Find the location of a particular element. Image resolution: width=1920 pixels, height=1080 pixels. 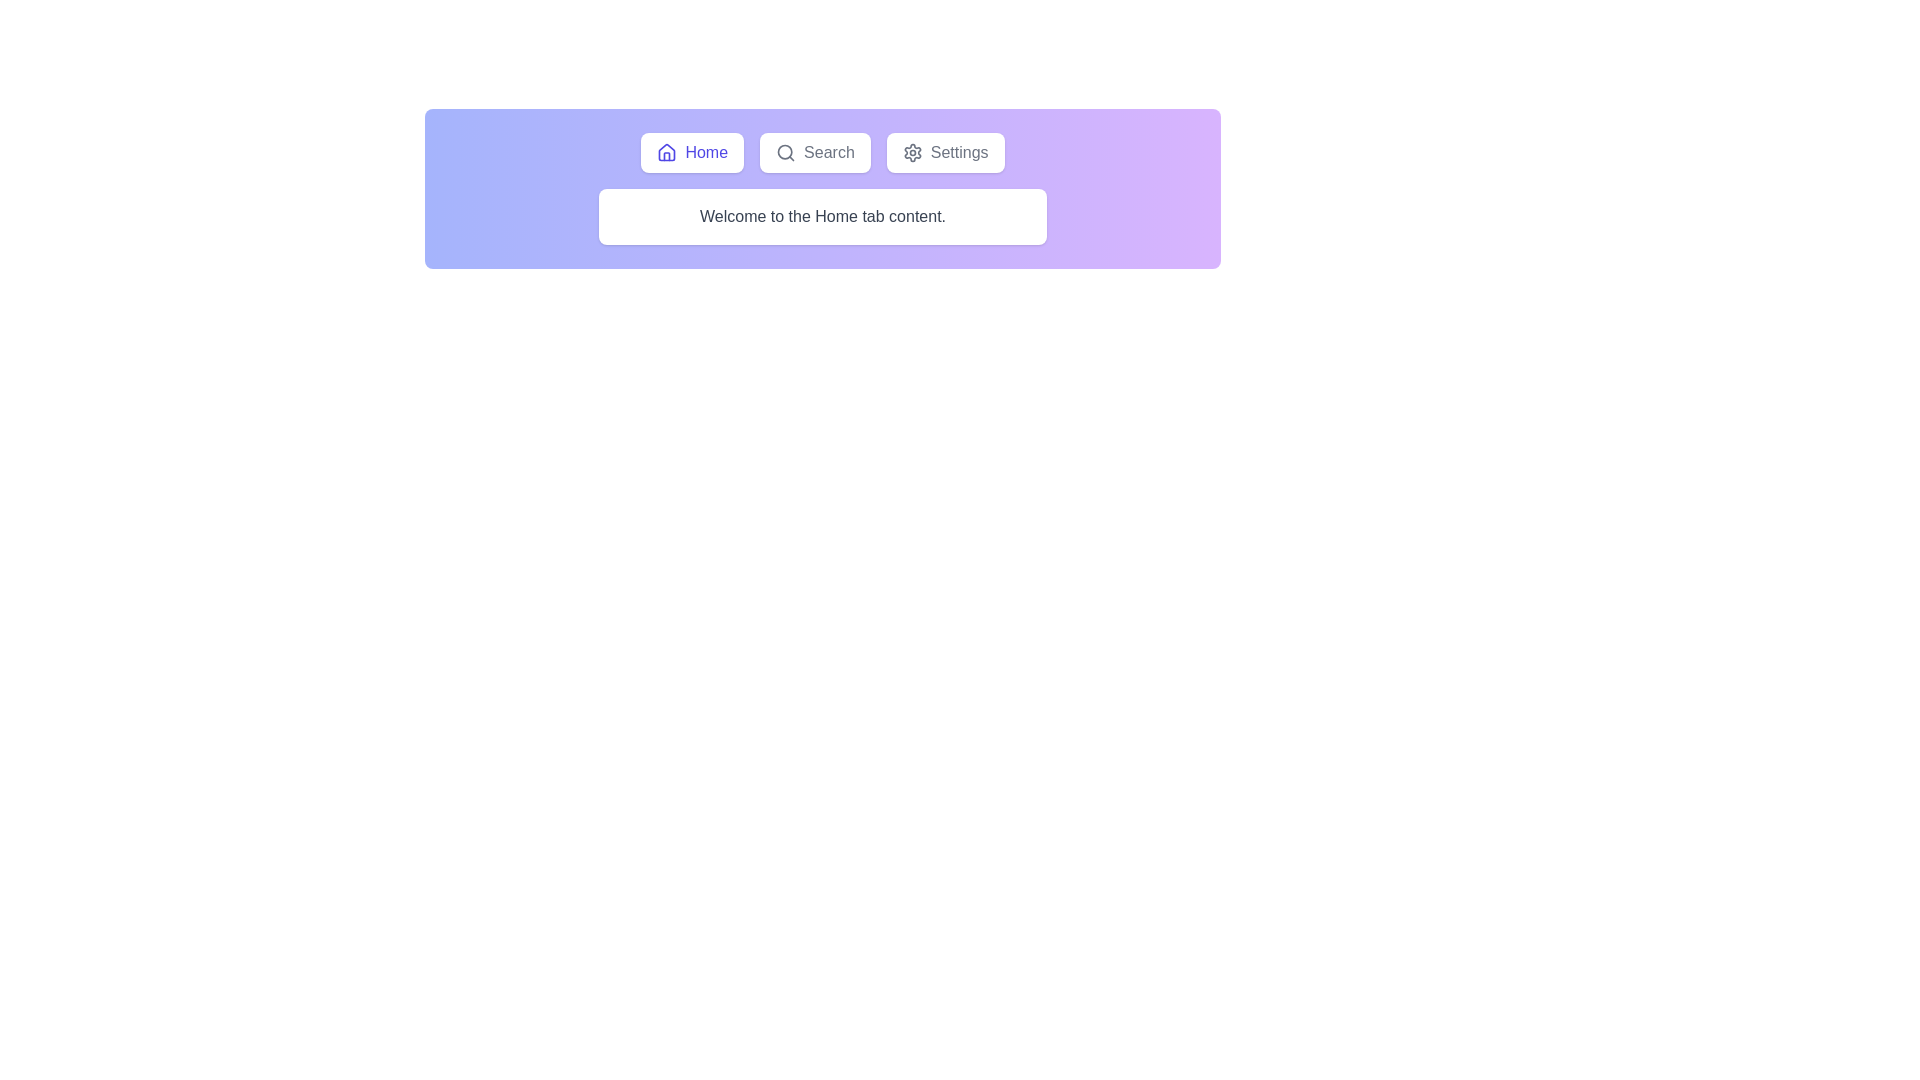

the 'Settings' button, which is a rectangular button with a gear icon and gray text is located at coordinates (944, 152).